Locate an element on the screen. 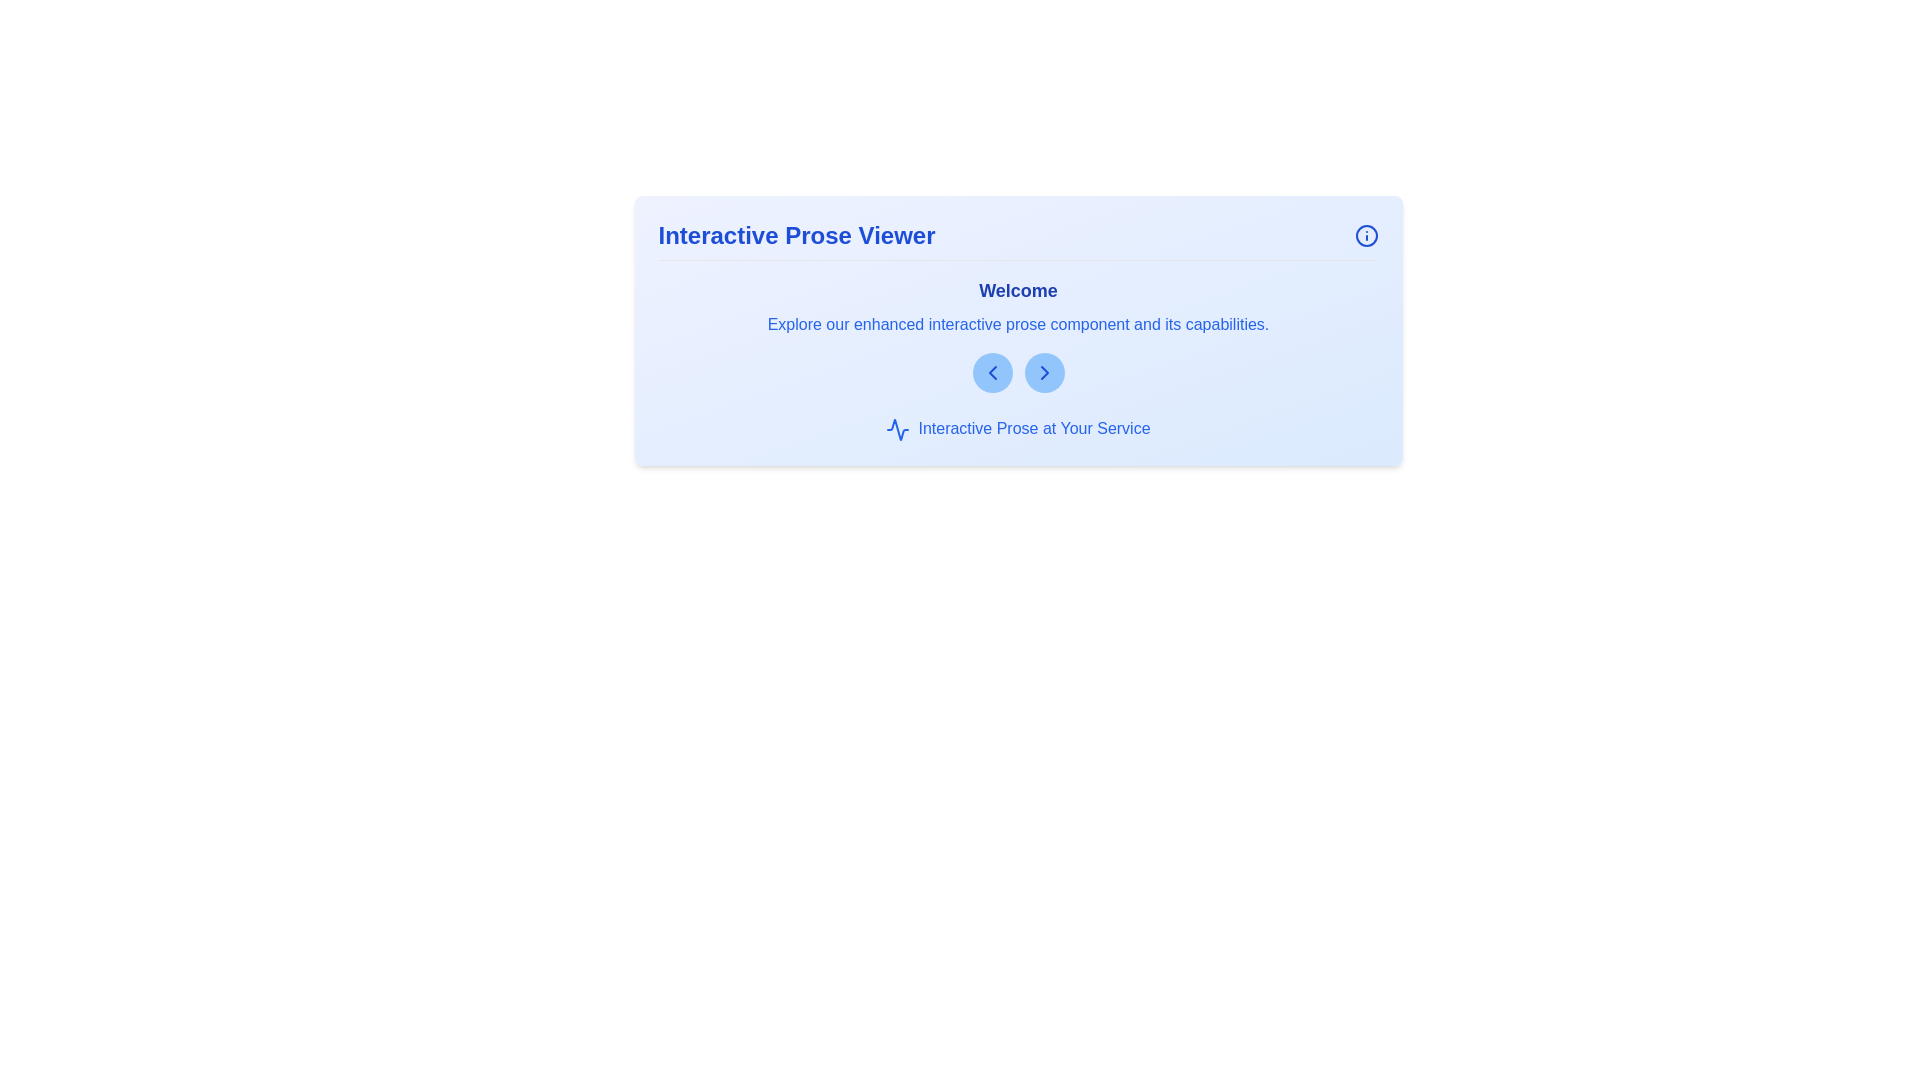 This screenshot has width=1920, height=1080. the Vector graphic icon (SVG) that represents activity or monitoring, located just above the label 'Interactive Prose at Your Service' in the footer section of the card-like interface is located at coordinates (897, 428).